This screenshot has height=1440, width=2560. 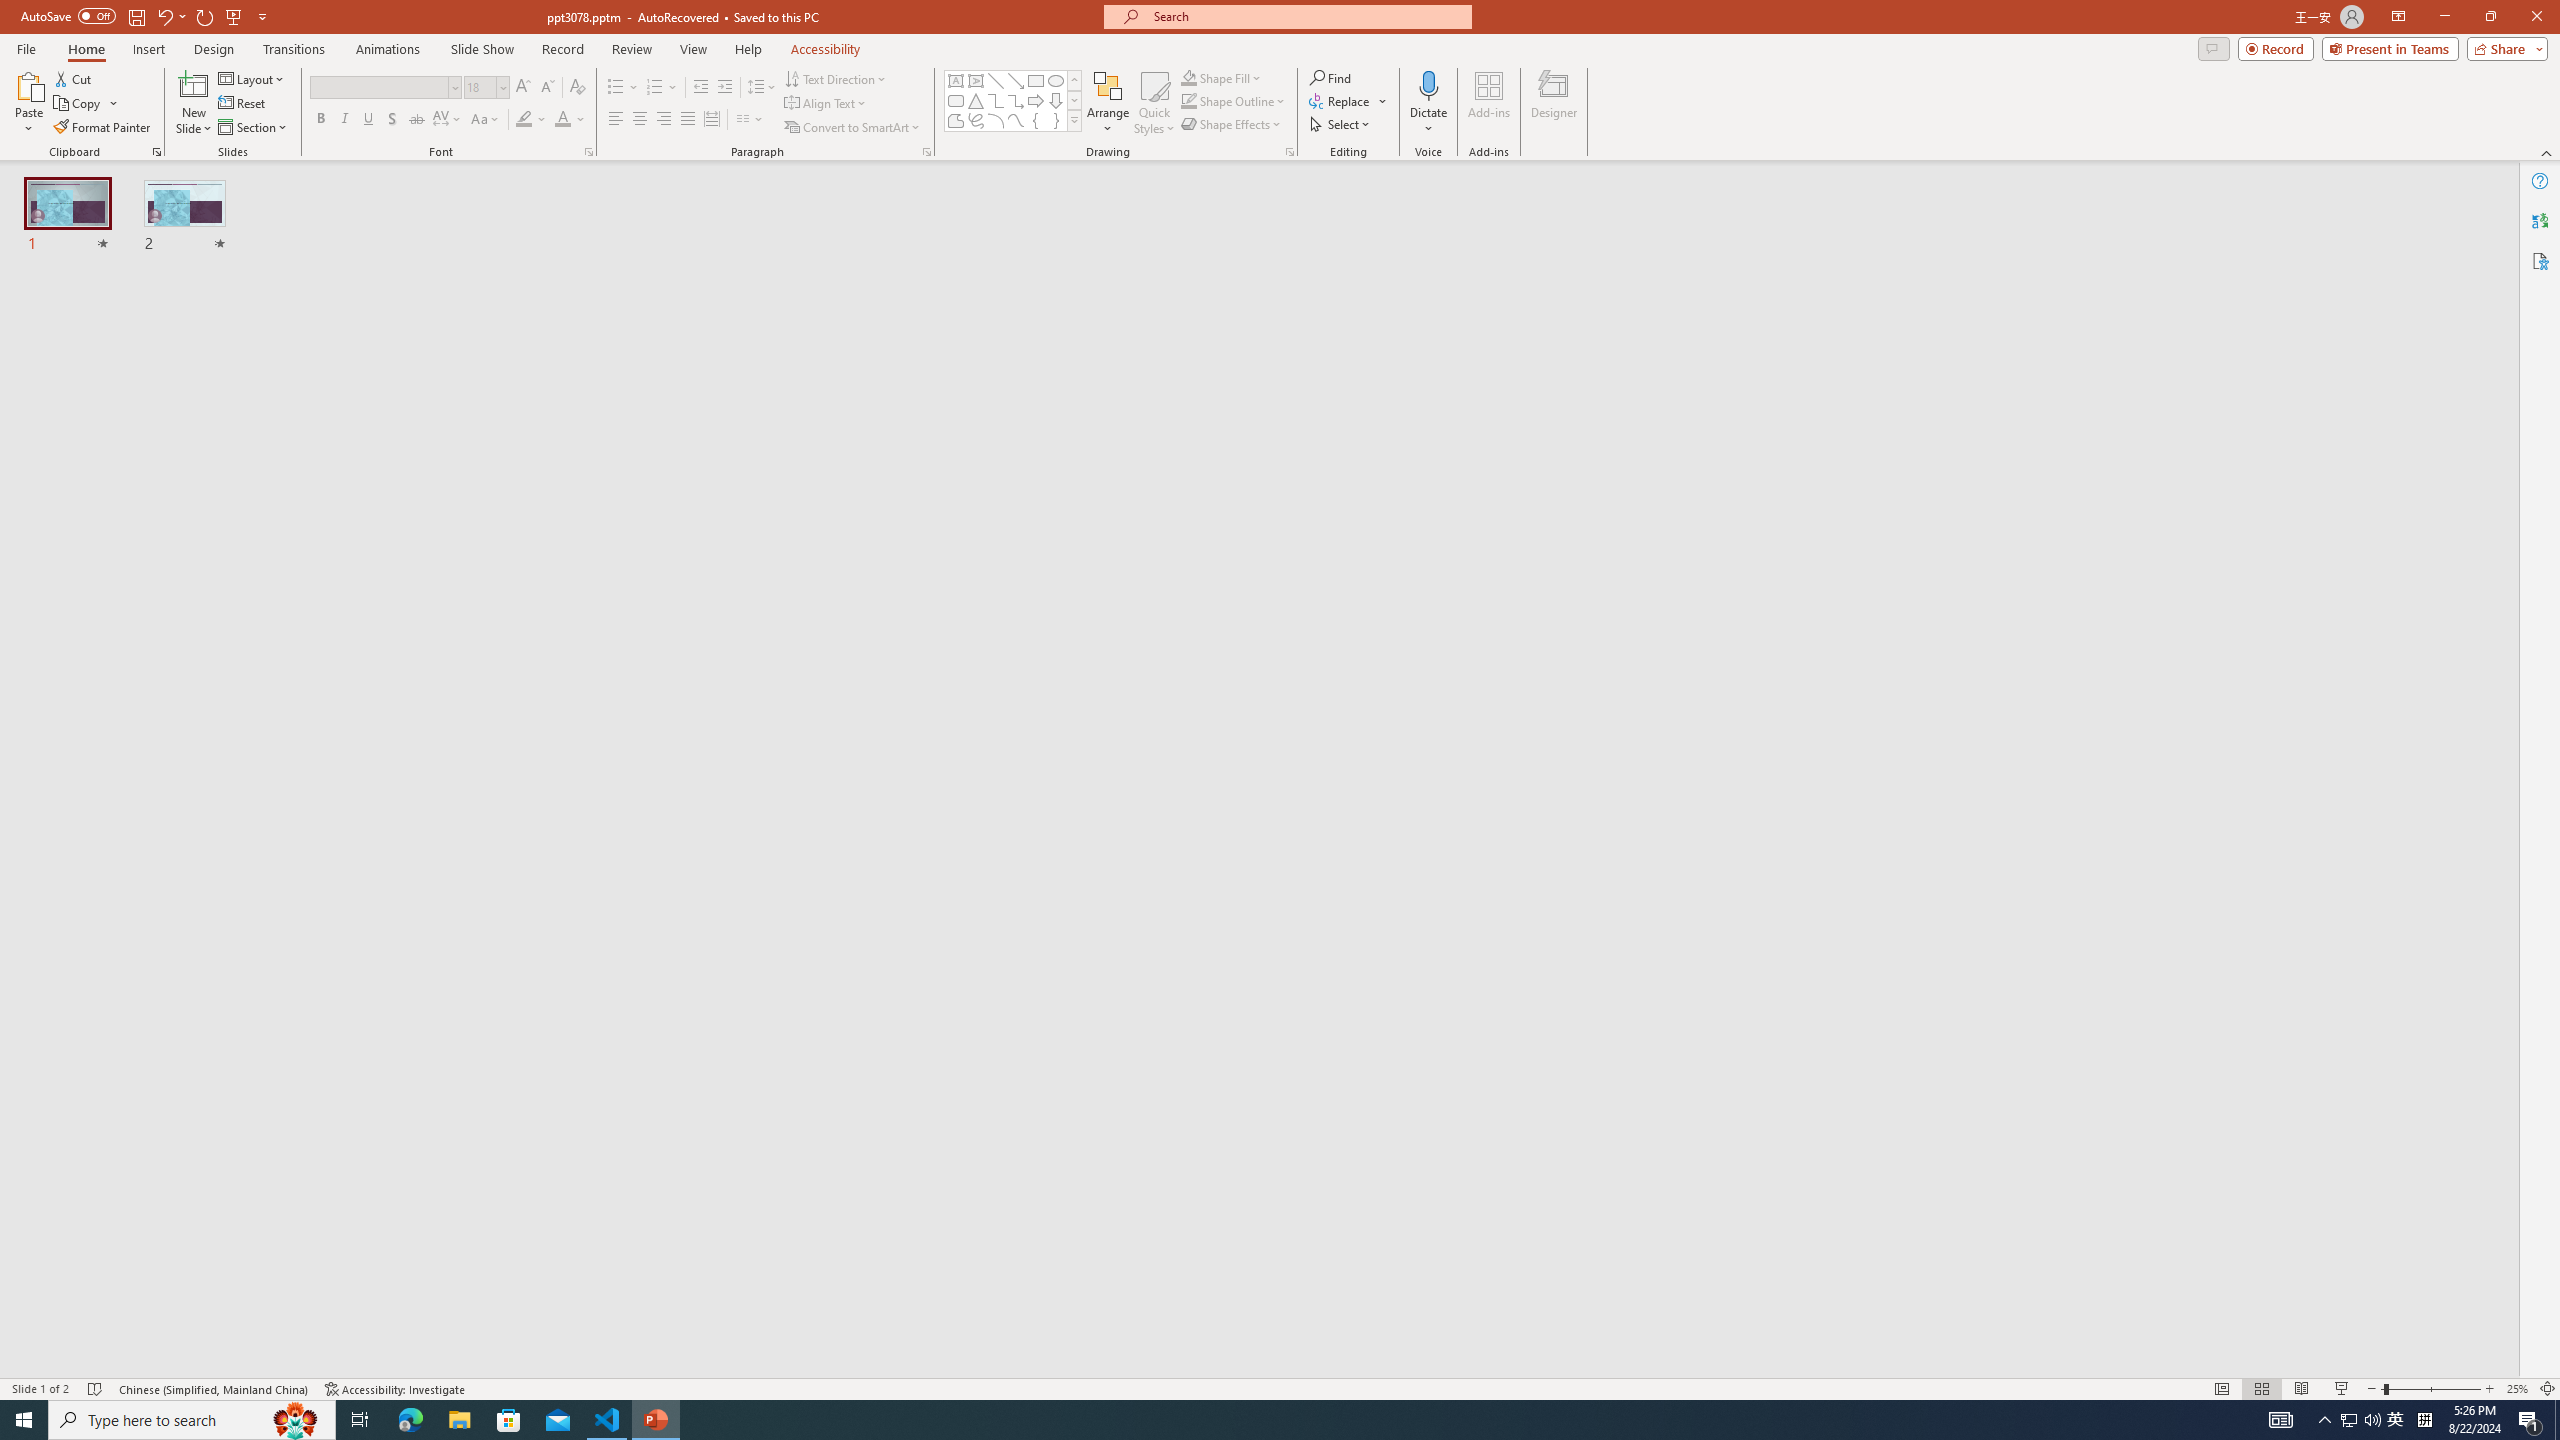 What do you see at coordinates (2516, 1389) in the screenshot?
I see `'Zoom 25%'` at bounding box center [2516, 1389].